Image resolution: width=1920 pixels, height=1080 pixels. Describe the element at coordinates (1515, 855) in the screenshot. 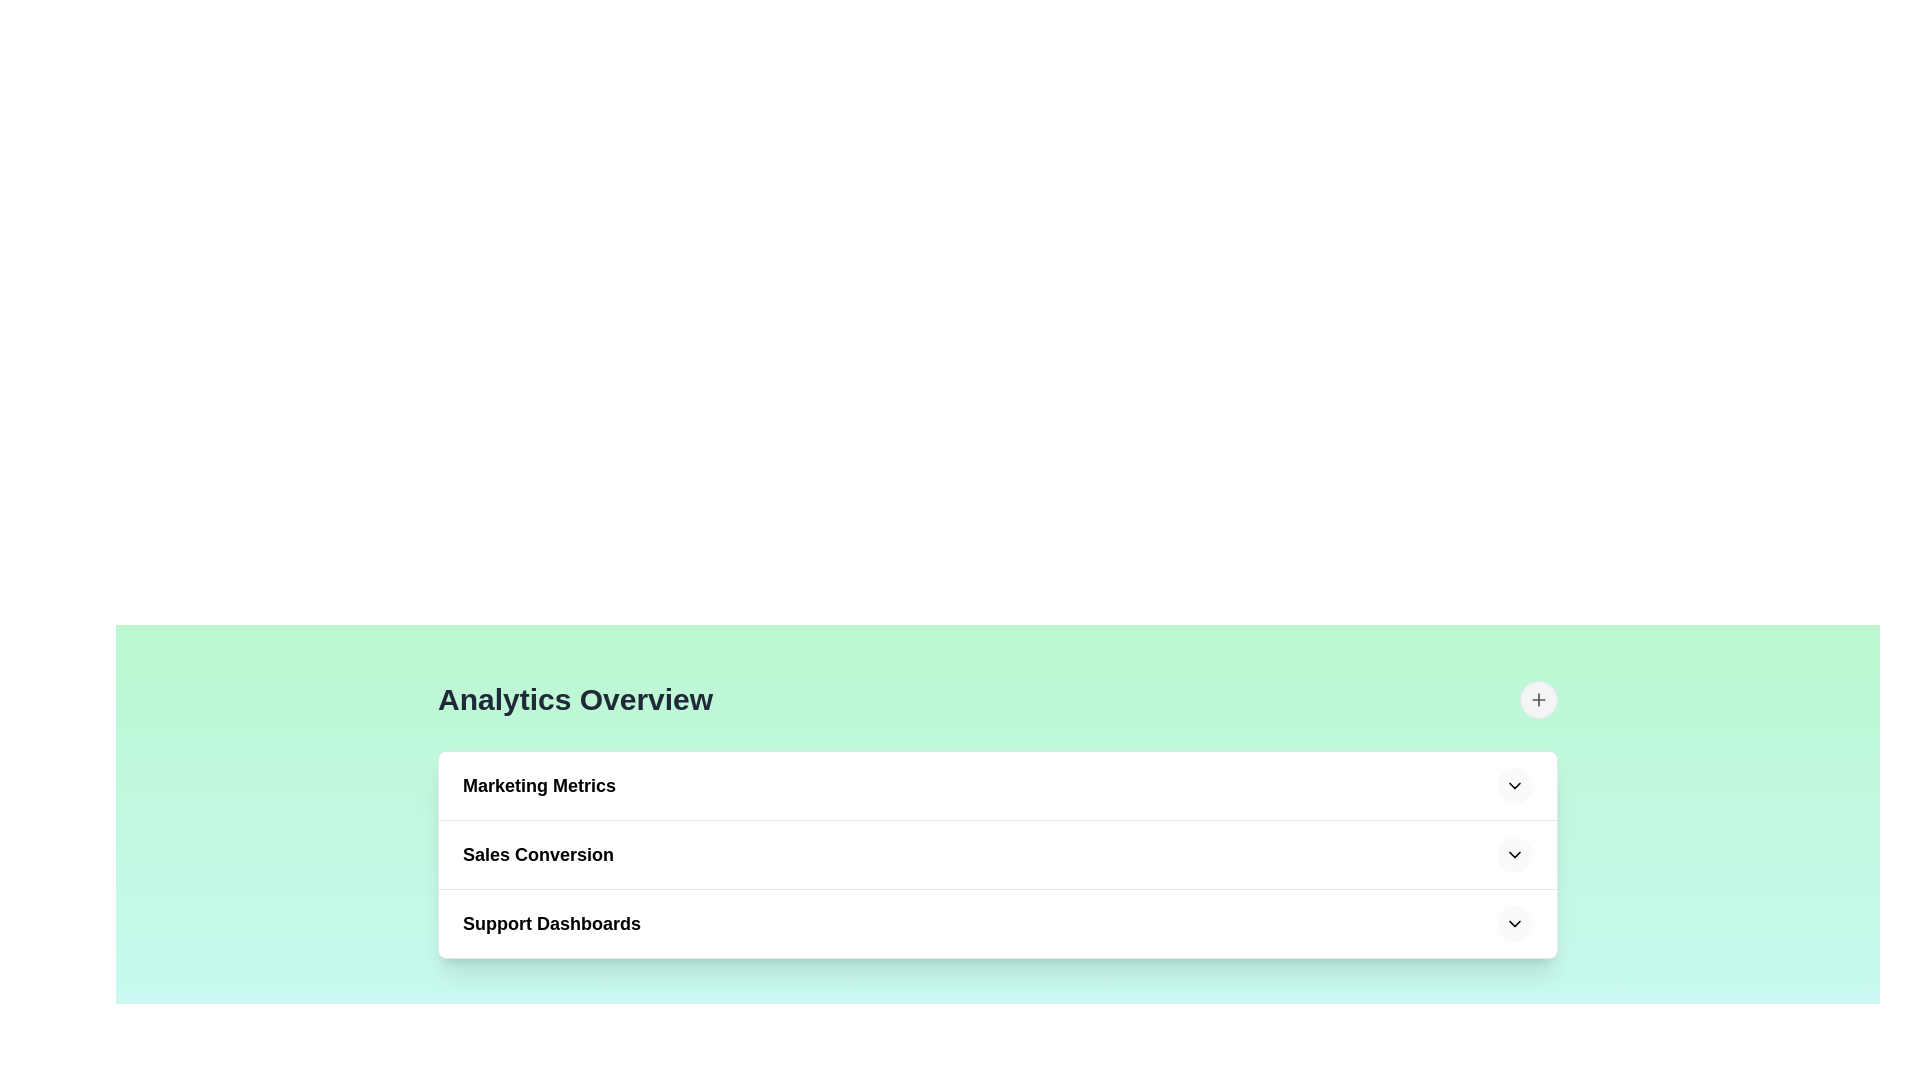

I see `the state of the dropdown toggle icon located in the second row of the 'Support Dashboards' section, directly to the right of 'Sales Conversion', for interaction cues` at that location.